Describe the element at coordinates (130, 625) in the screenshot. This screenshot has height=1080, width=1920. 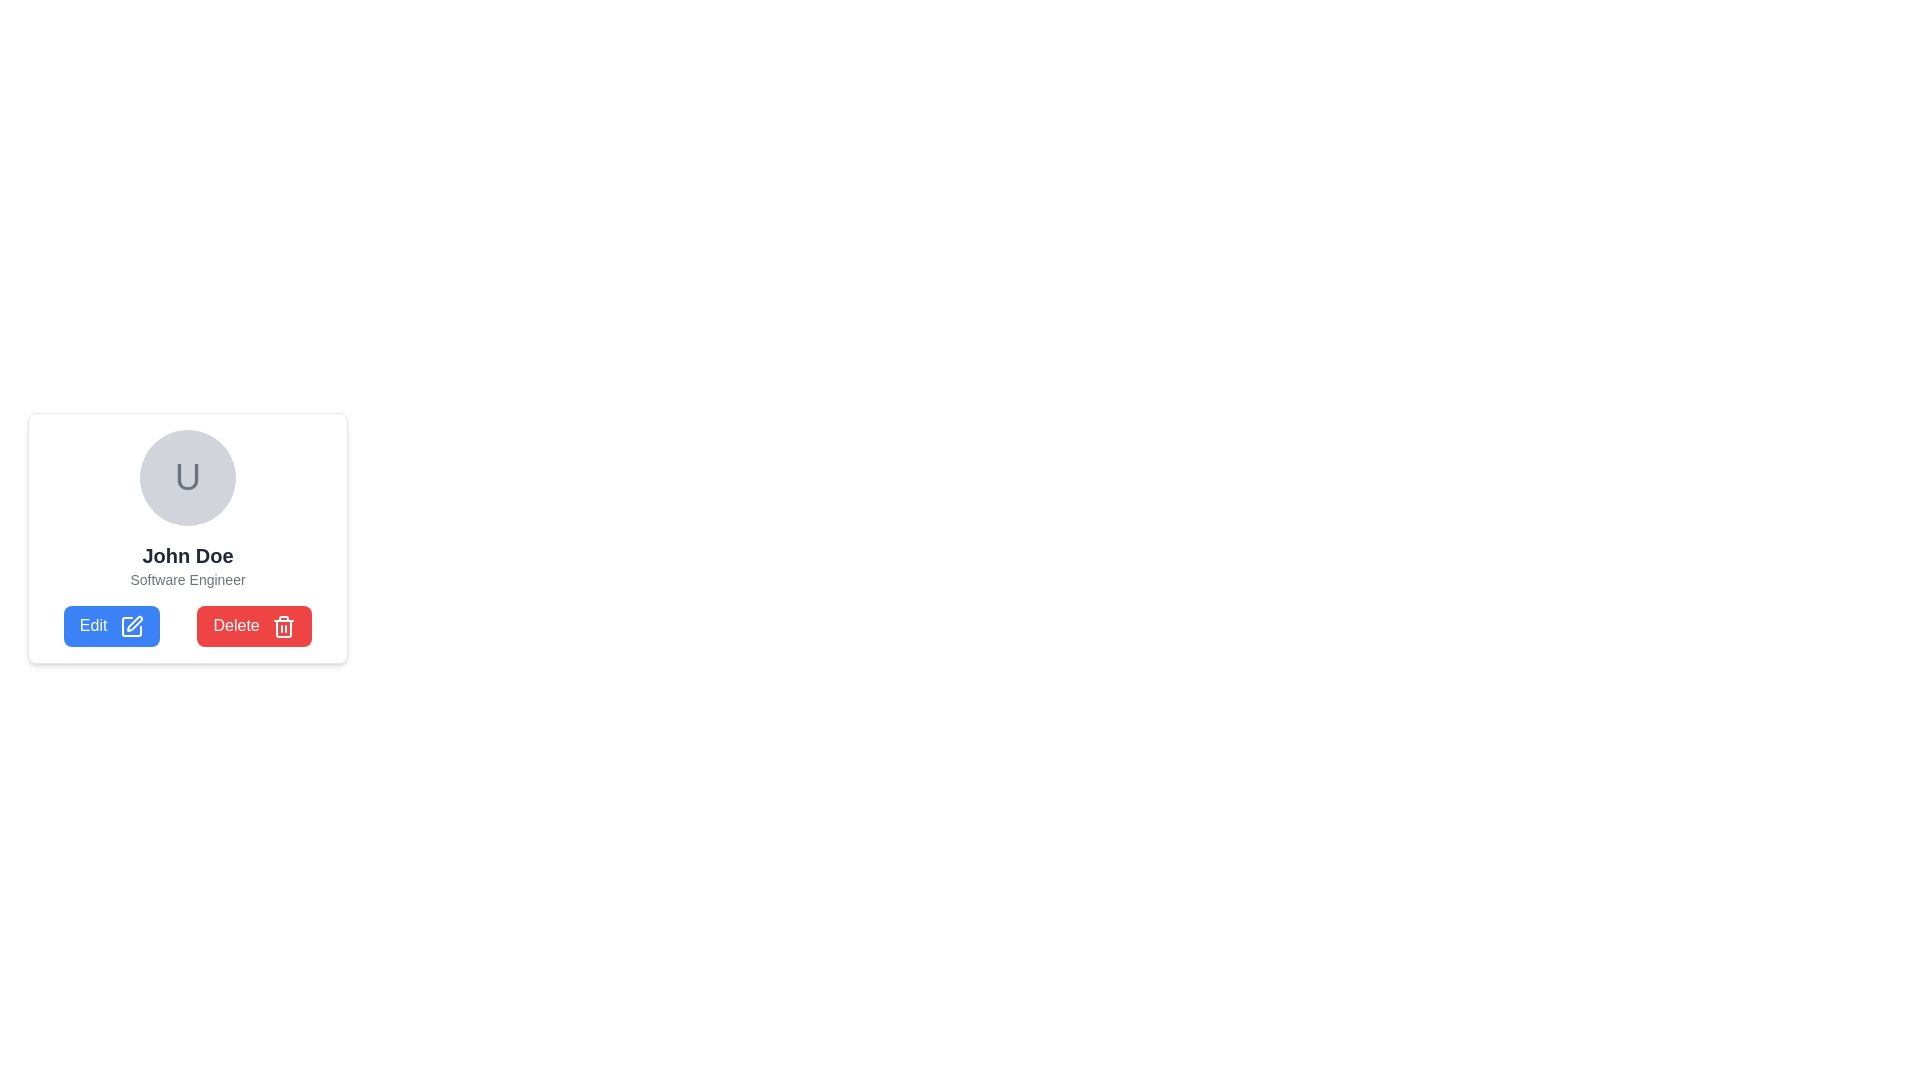
I see `the pencil icon located beneath the name 'John Doe' and title 'Software Engineer'` at that location.